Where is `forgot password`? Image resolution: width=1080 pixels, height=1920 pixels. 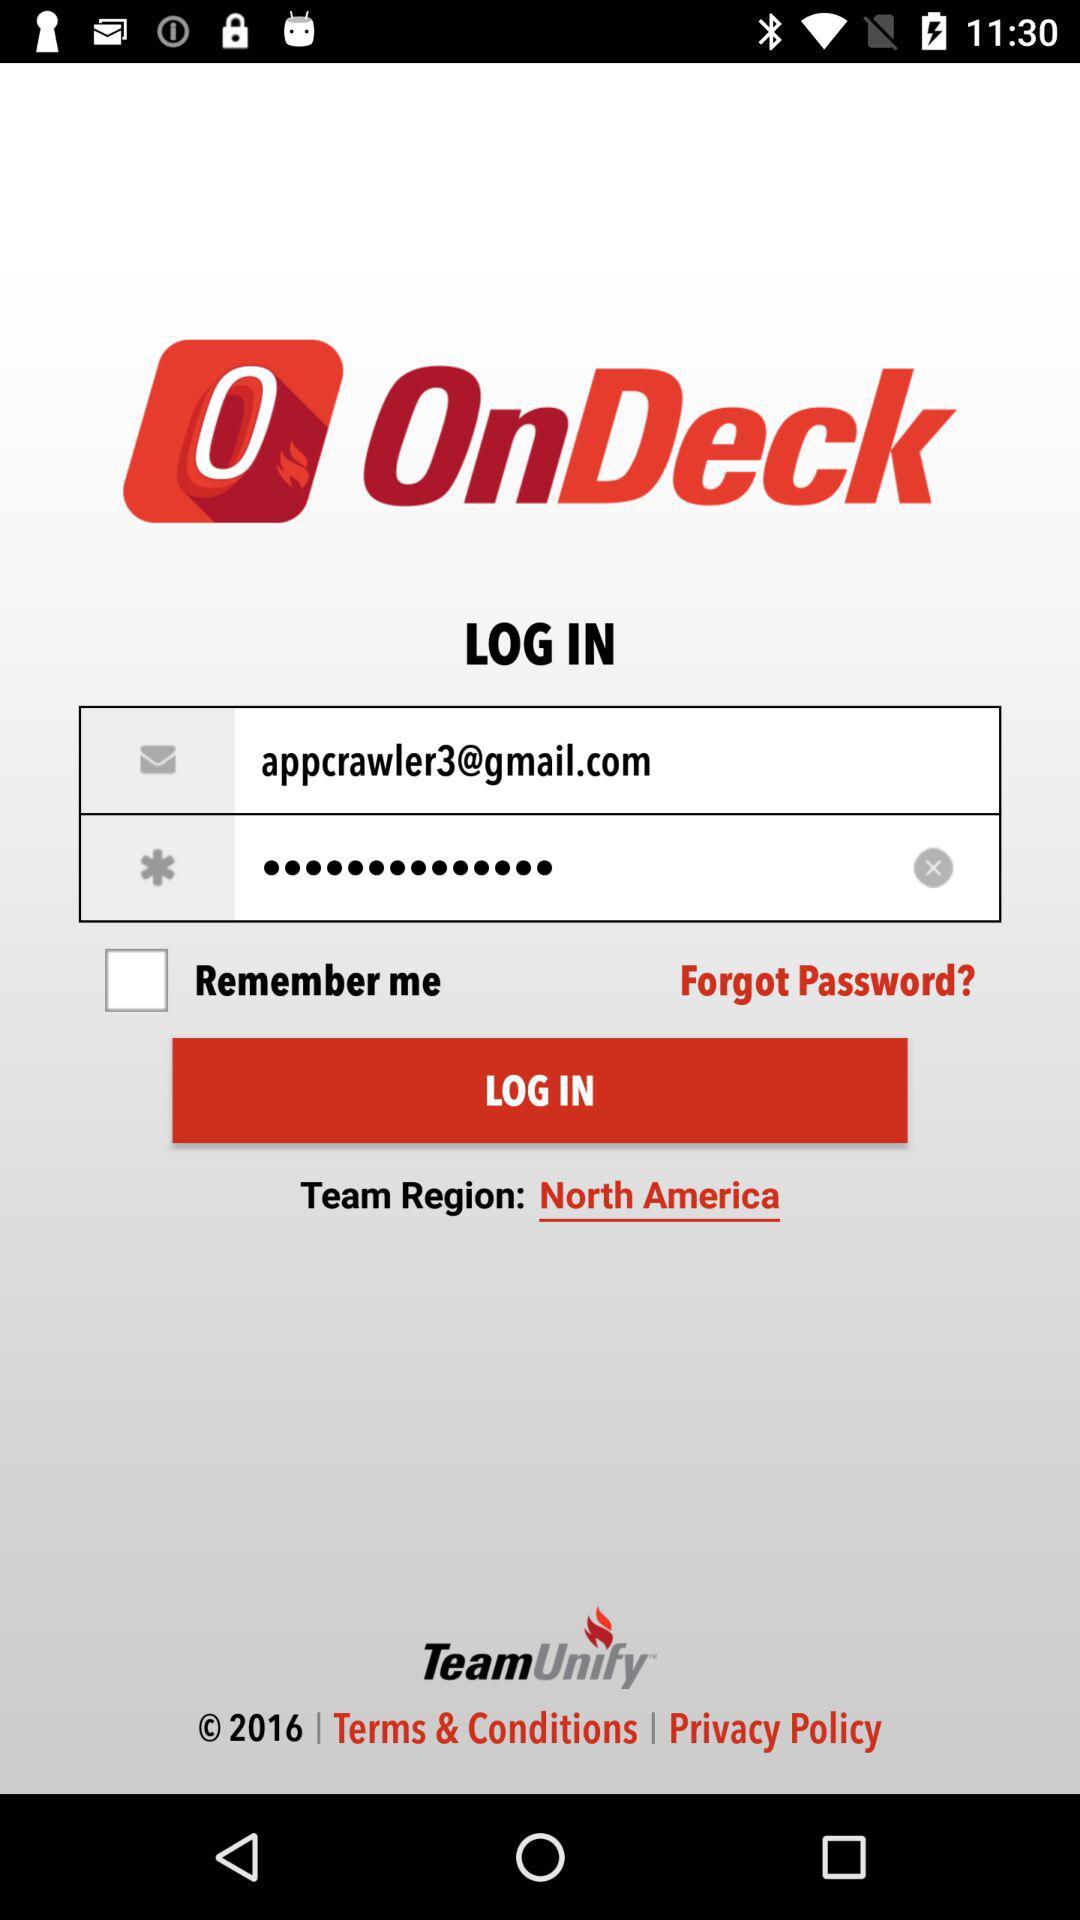
forgot password is located at coordinates (827, 980).